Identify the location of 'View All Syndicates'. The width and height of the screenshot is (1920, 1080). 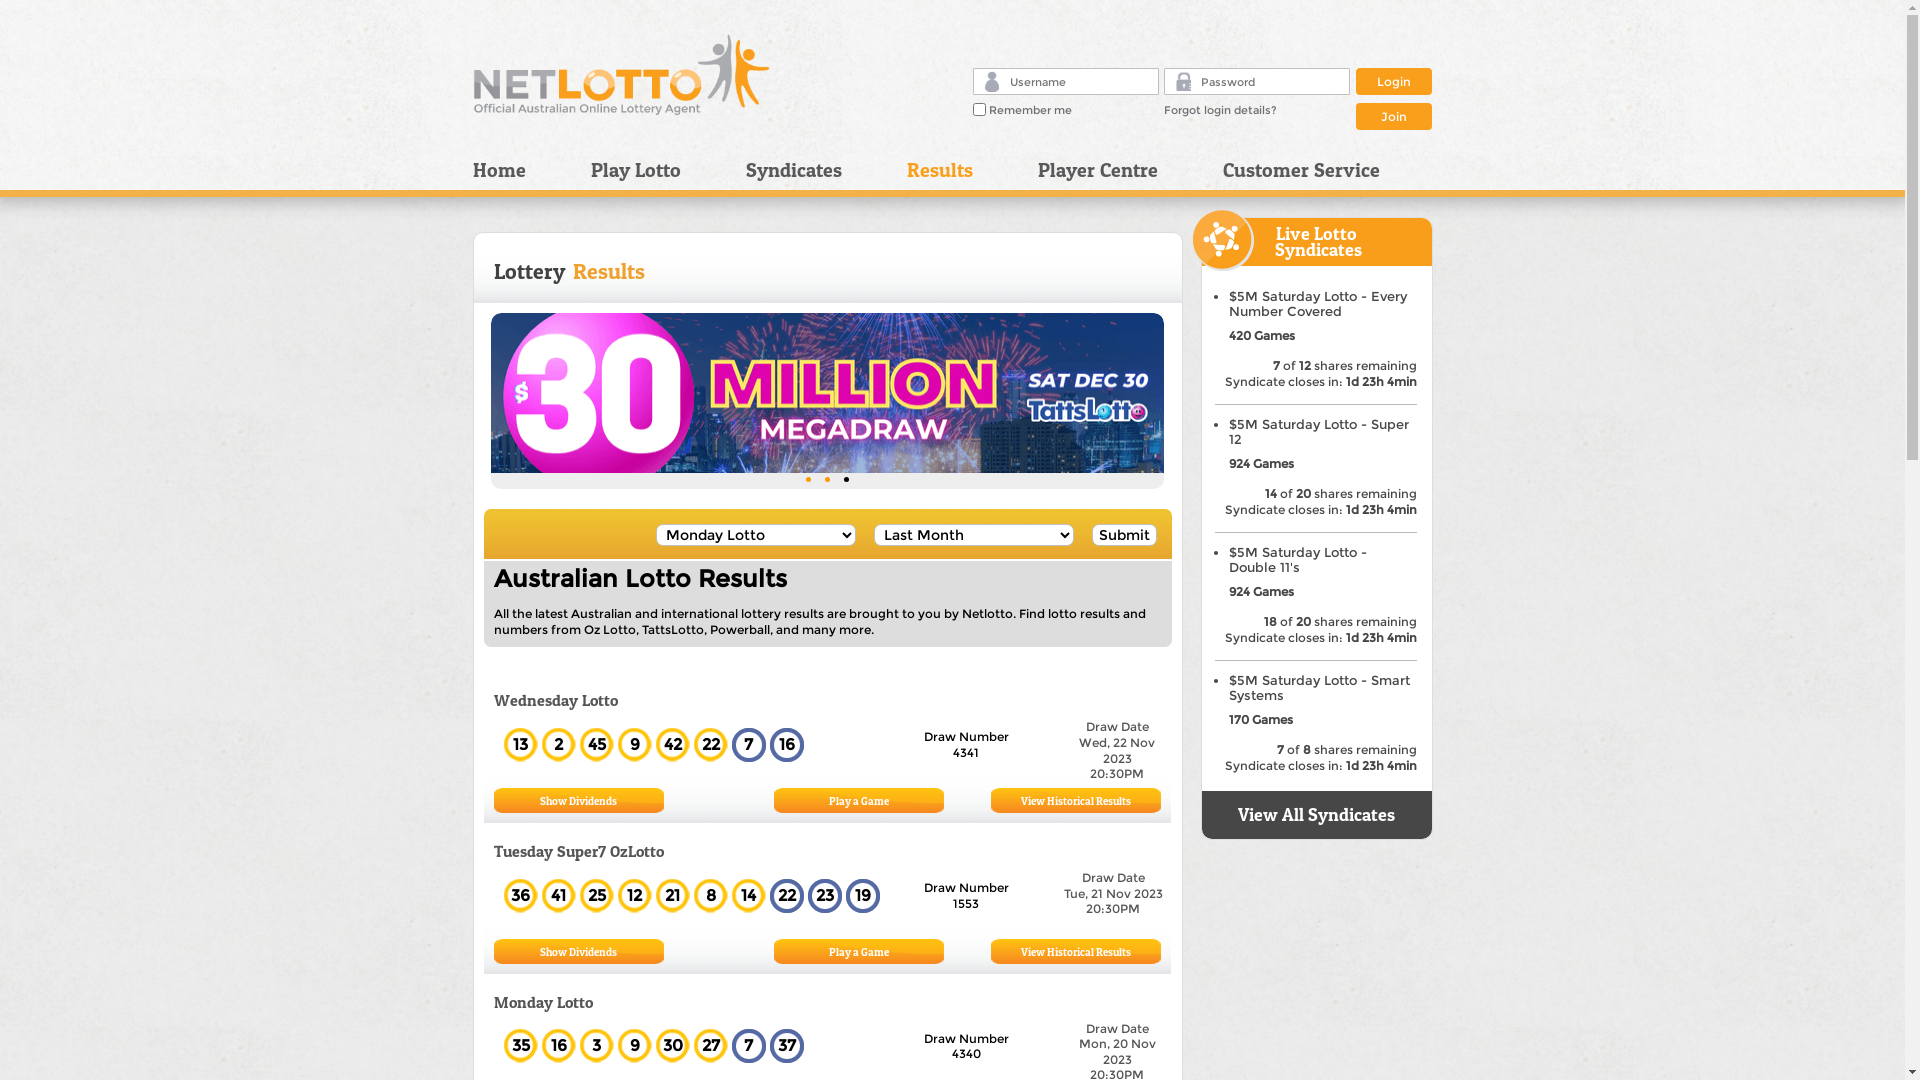
(1316, 814).